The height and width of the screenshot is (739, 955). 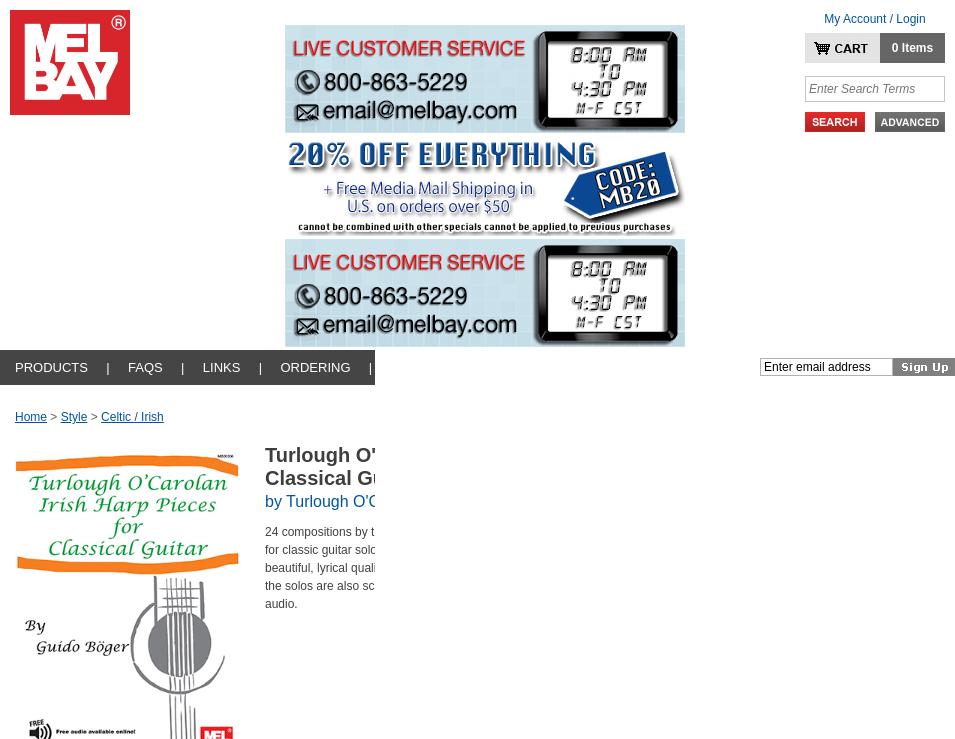 I want to click on 'My Account / Login', so click(x=874, y=17).